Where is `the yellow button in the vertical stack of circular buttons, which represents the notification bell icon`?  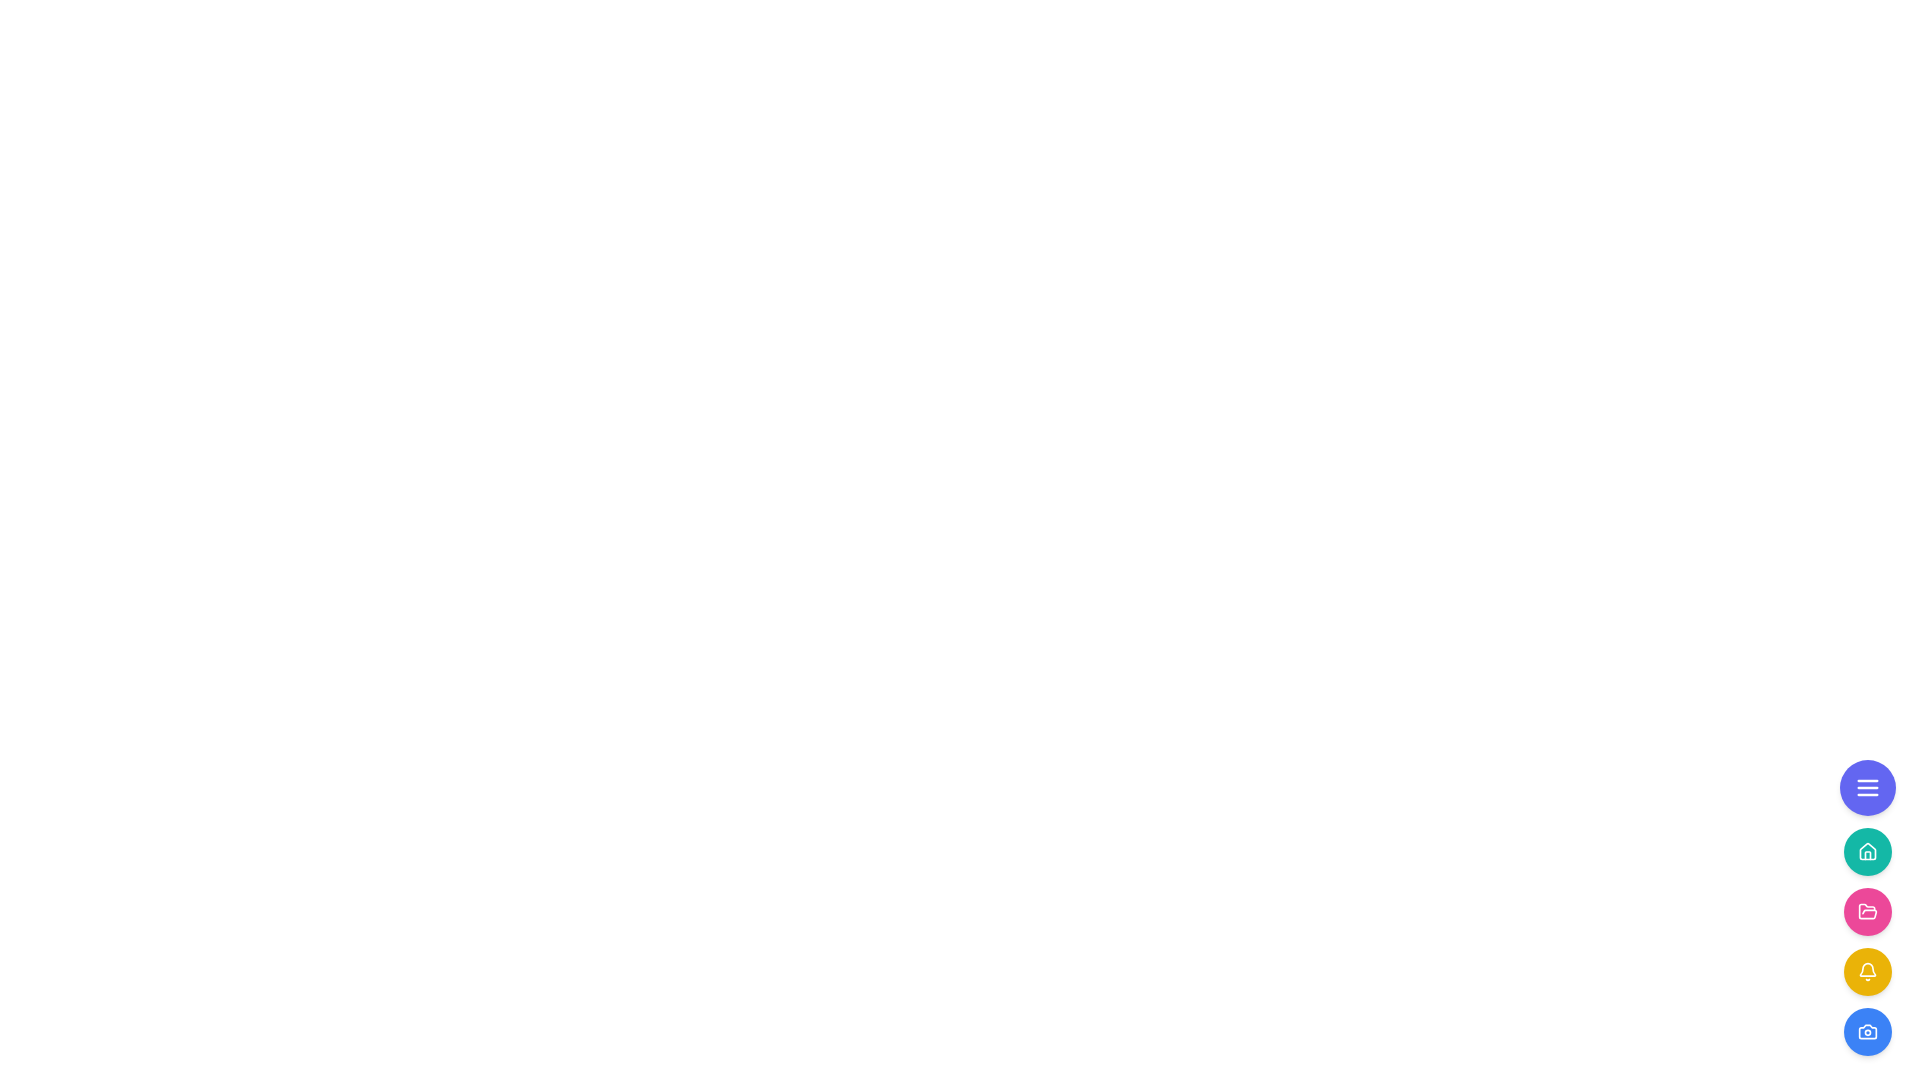
the yellow button in the vertical stack of circular buttons, which represents the notification bell icon is located at coordinates (1866, 941).